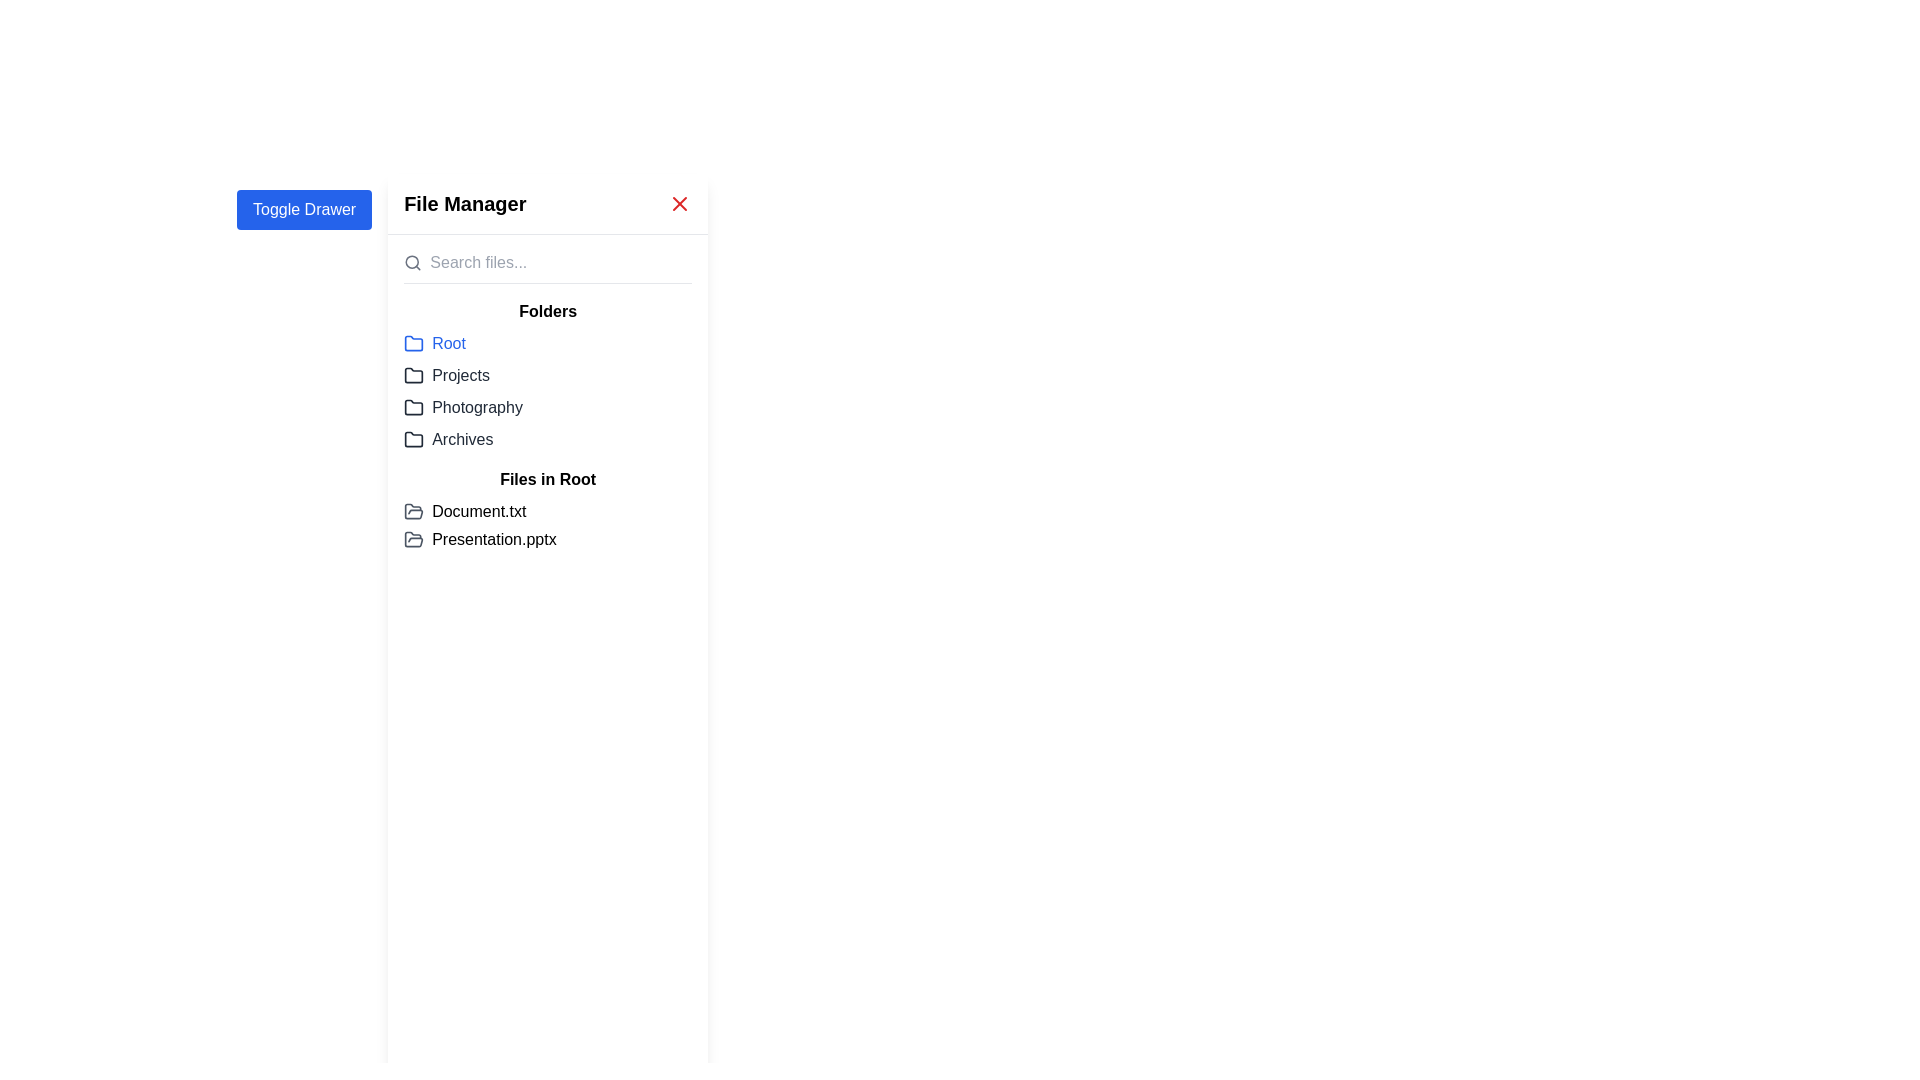  Describe the element at coordinates (548, 312) in the screenshot. I see `the bold text label that reads 'Folders' in the header area of the list section within the File Manager interface, which serves as a title for the folder items` at that location.